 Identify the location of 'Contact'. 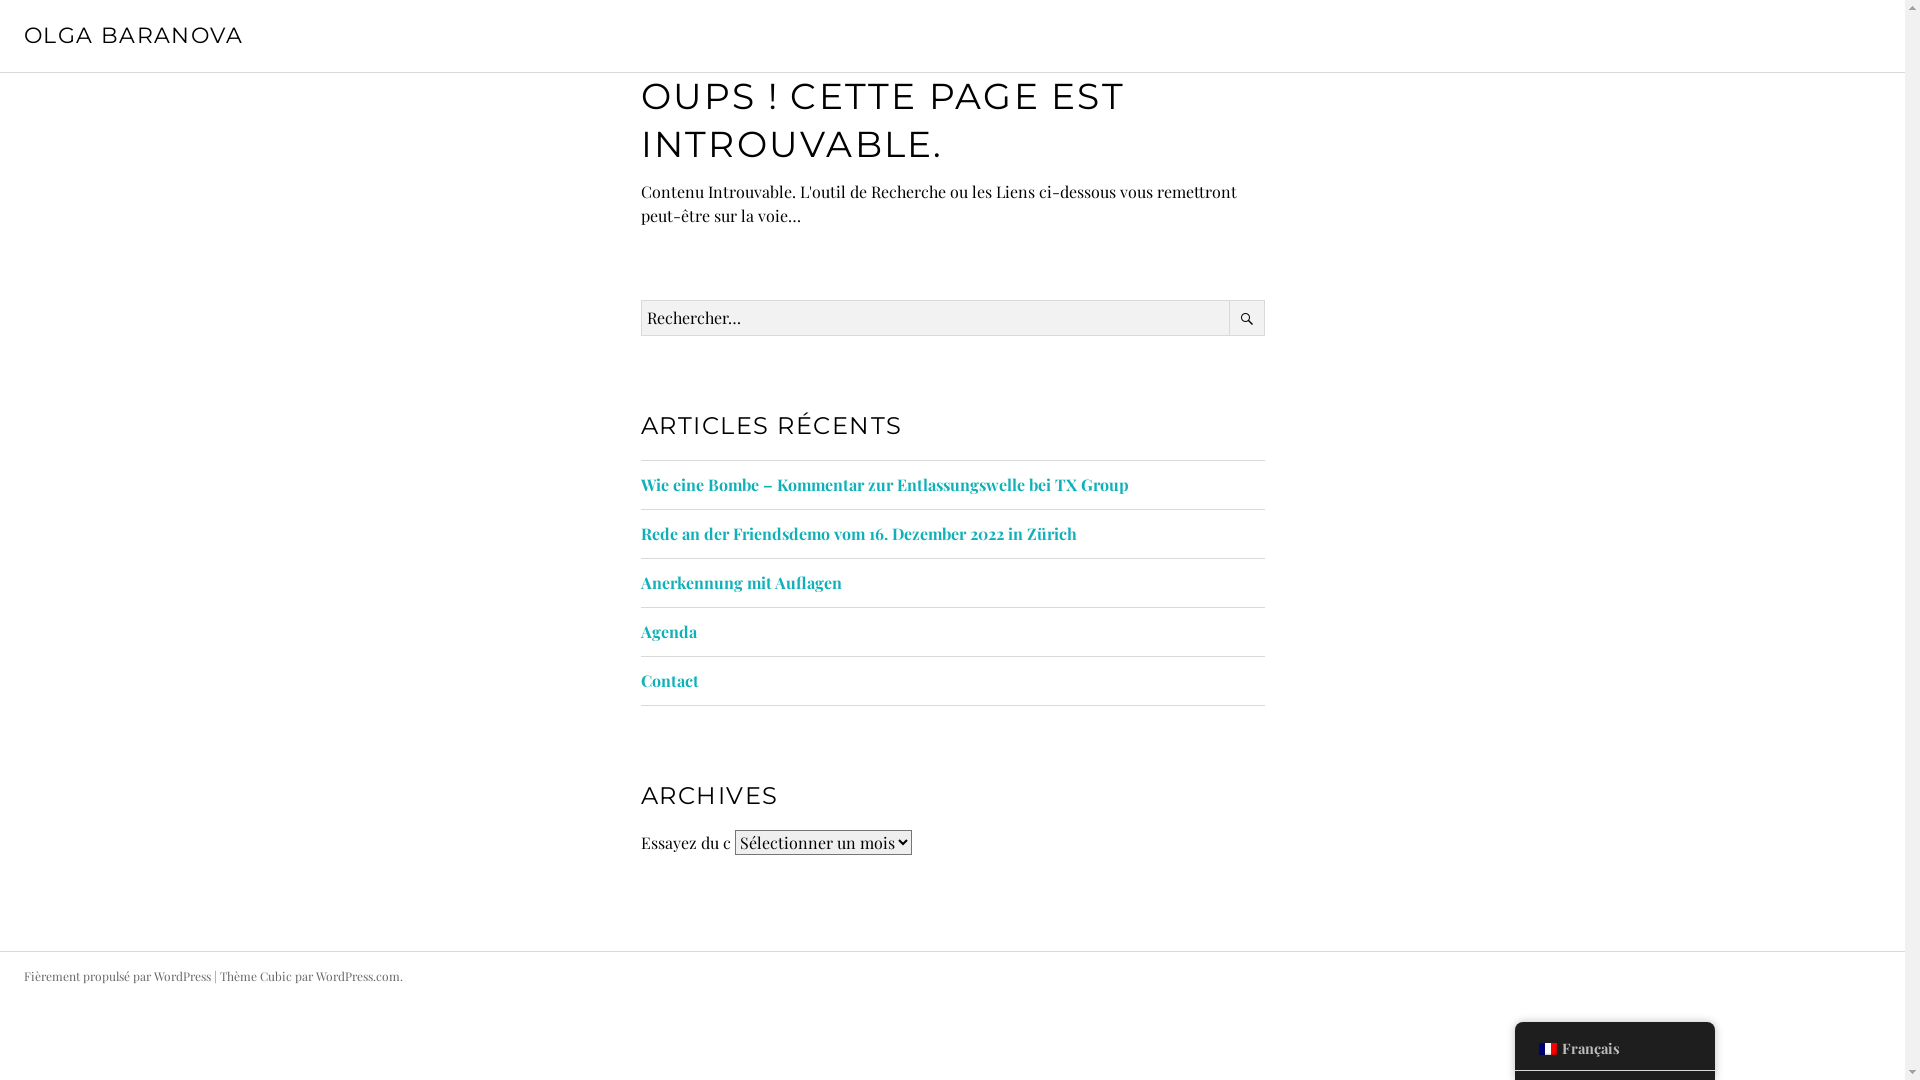
(668, 679).